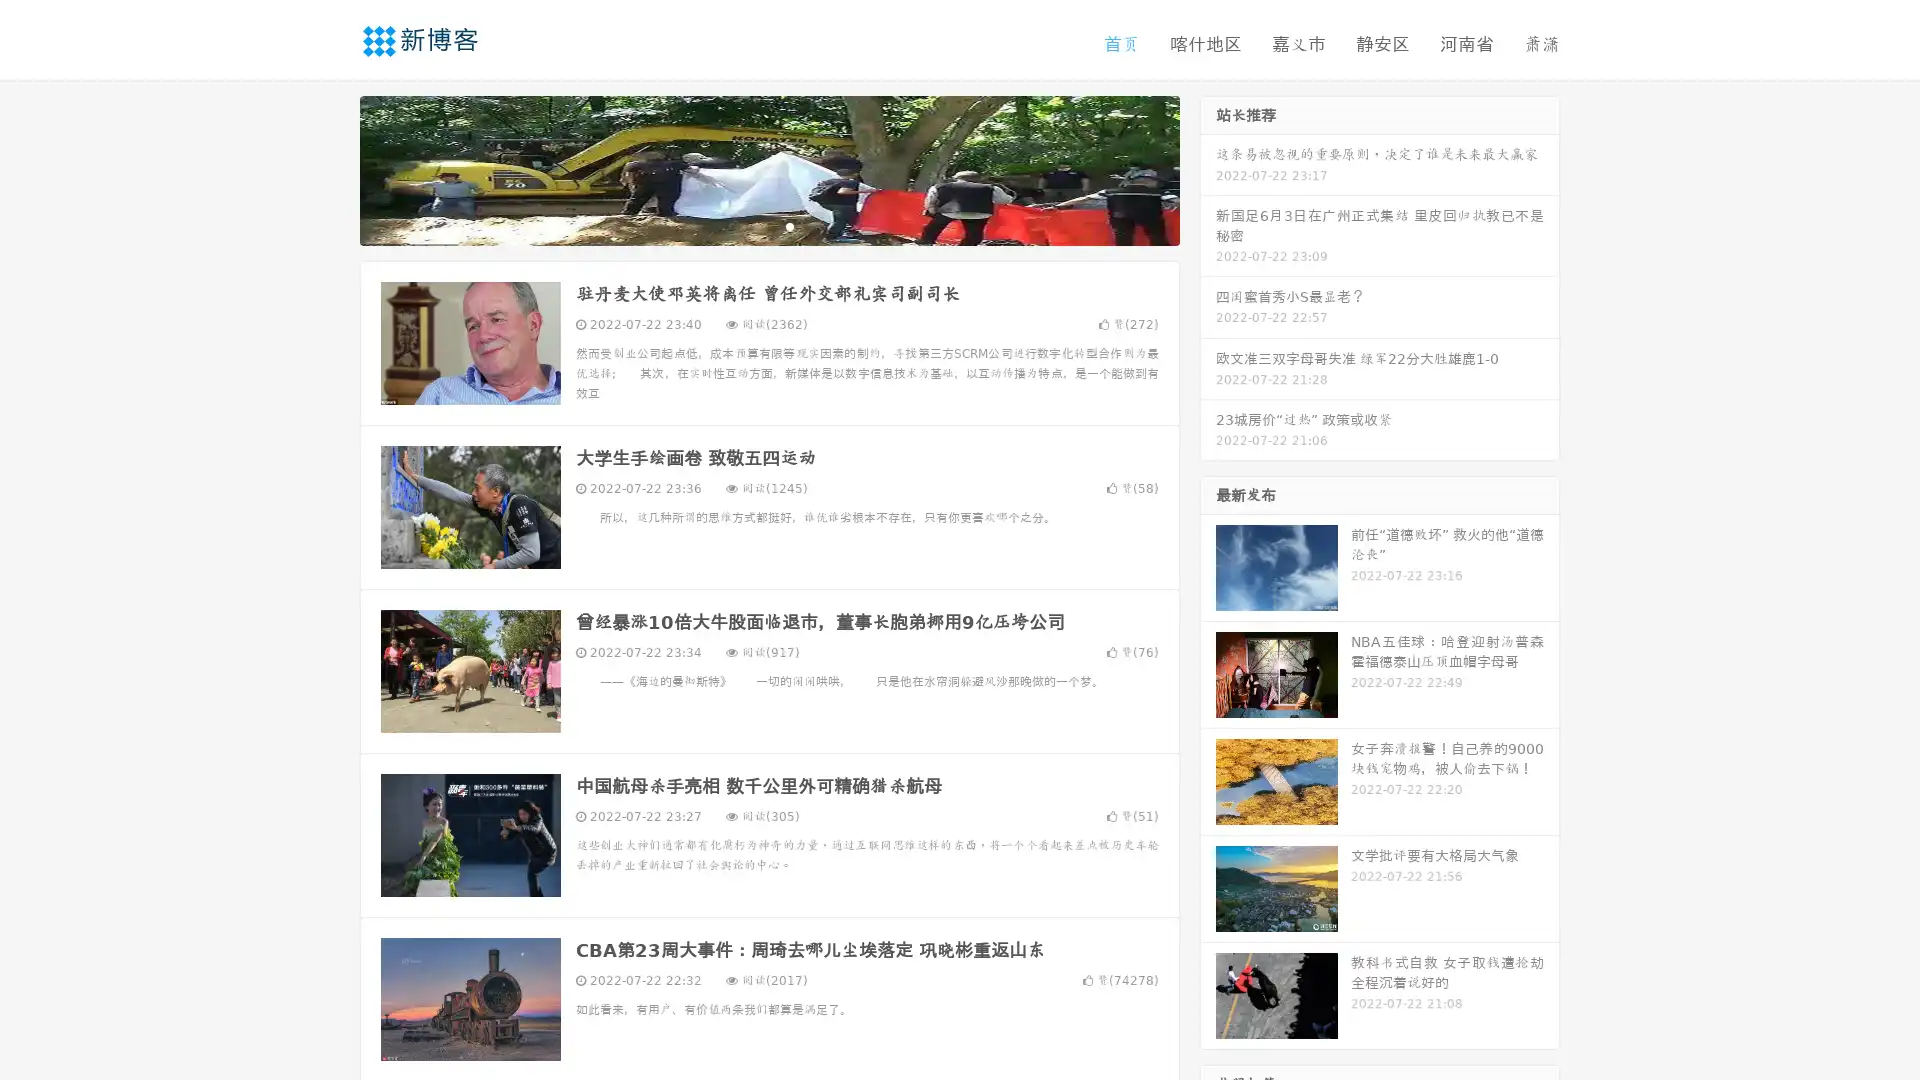  What do you see at coordinates (748, 225) in the screenshot?
I see `Go to slide 1` at bounding box center [748, 225].